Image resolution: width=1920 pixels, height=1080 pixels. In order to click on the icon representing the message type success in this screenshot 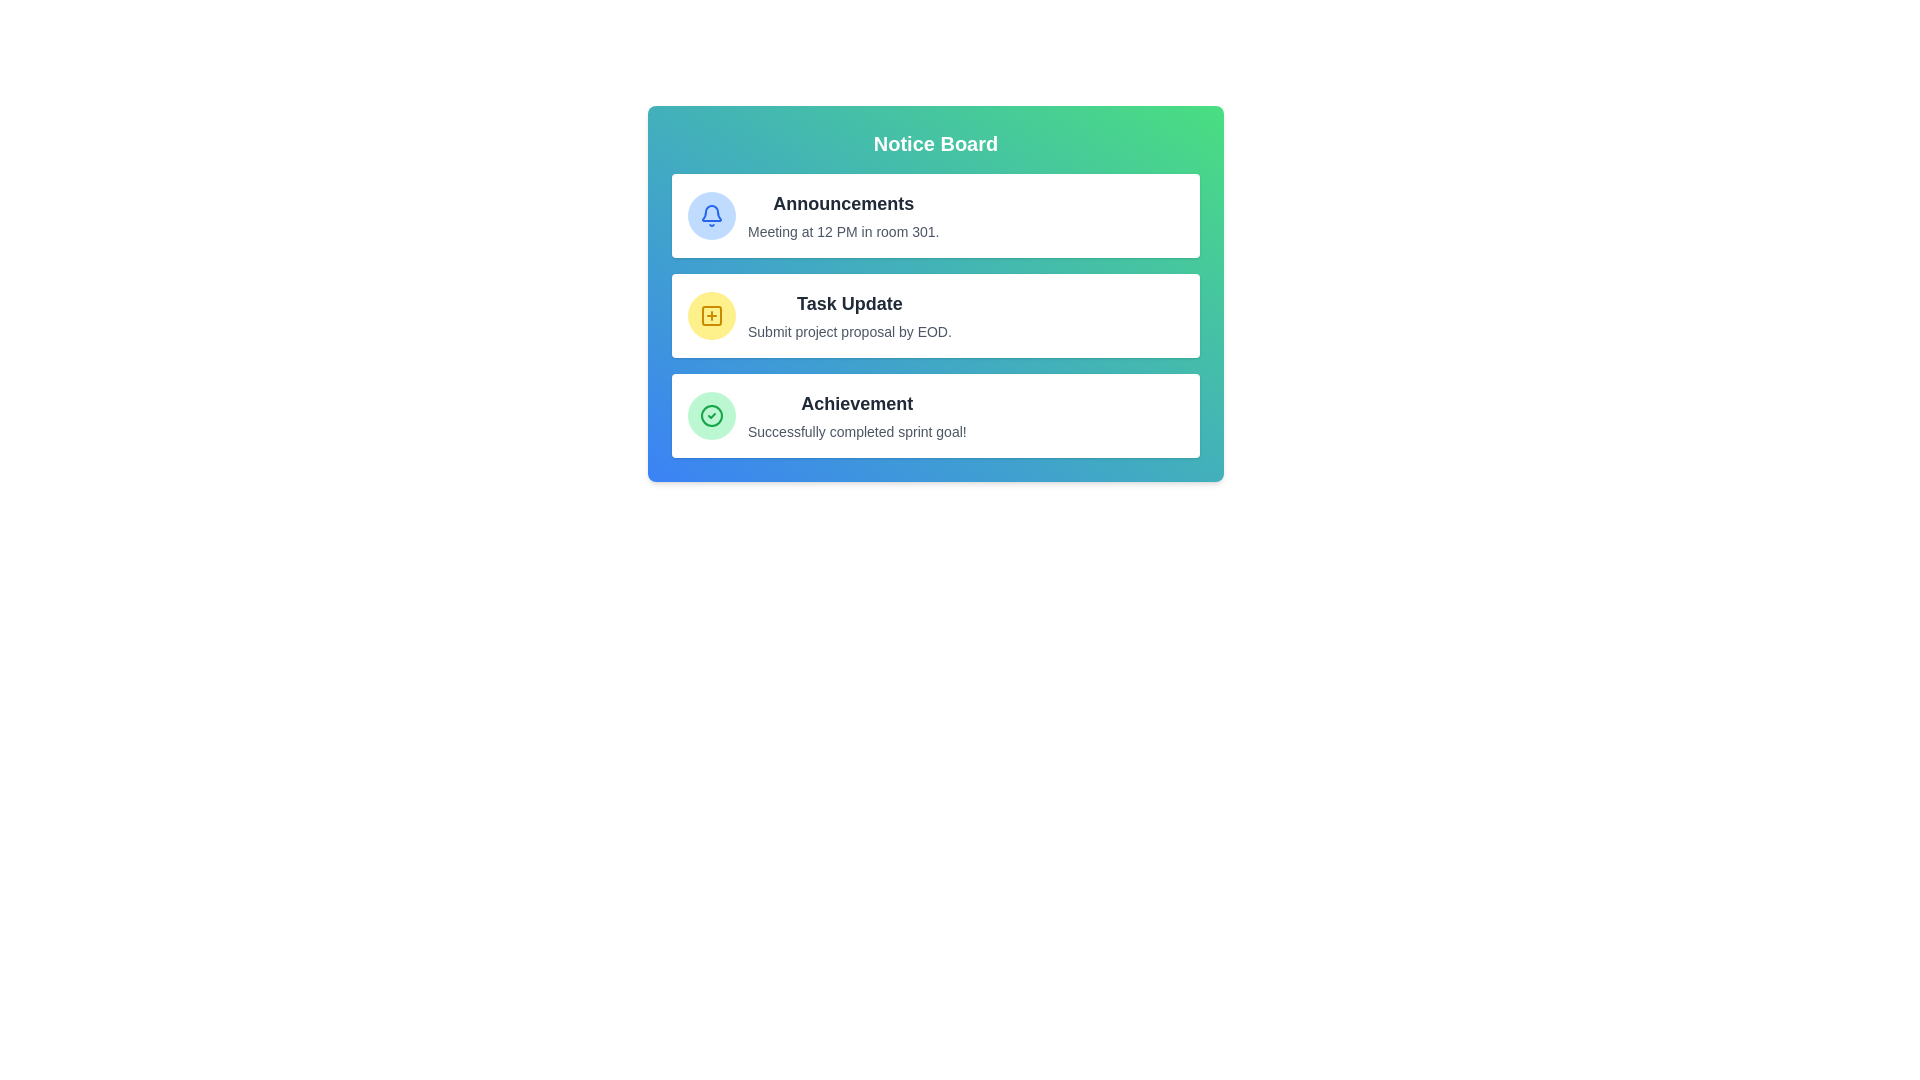, I will do `click(711, 415)`.